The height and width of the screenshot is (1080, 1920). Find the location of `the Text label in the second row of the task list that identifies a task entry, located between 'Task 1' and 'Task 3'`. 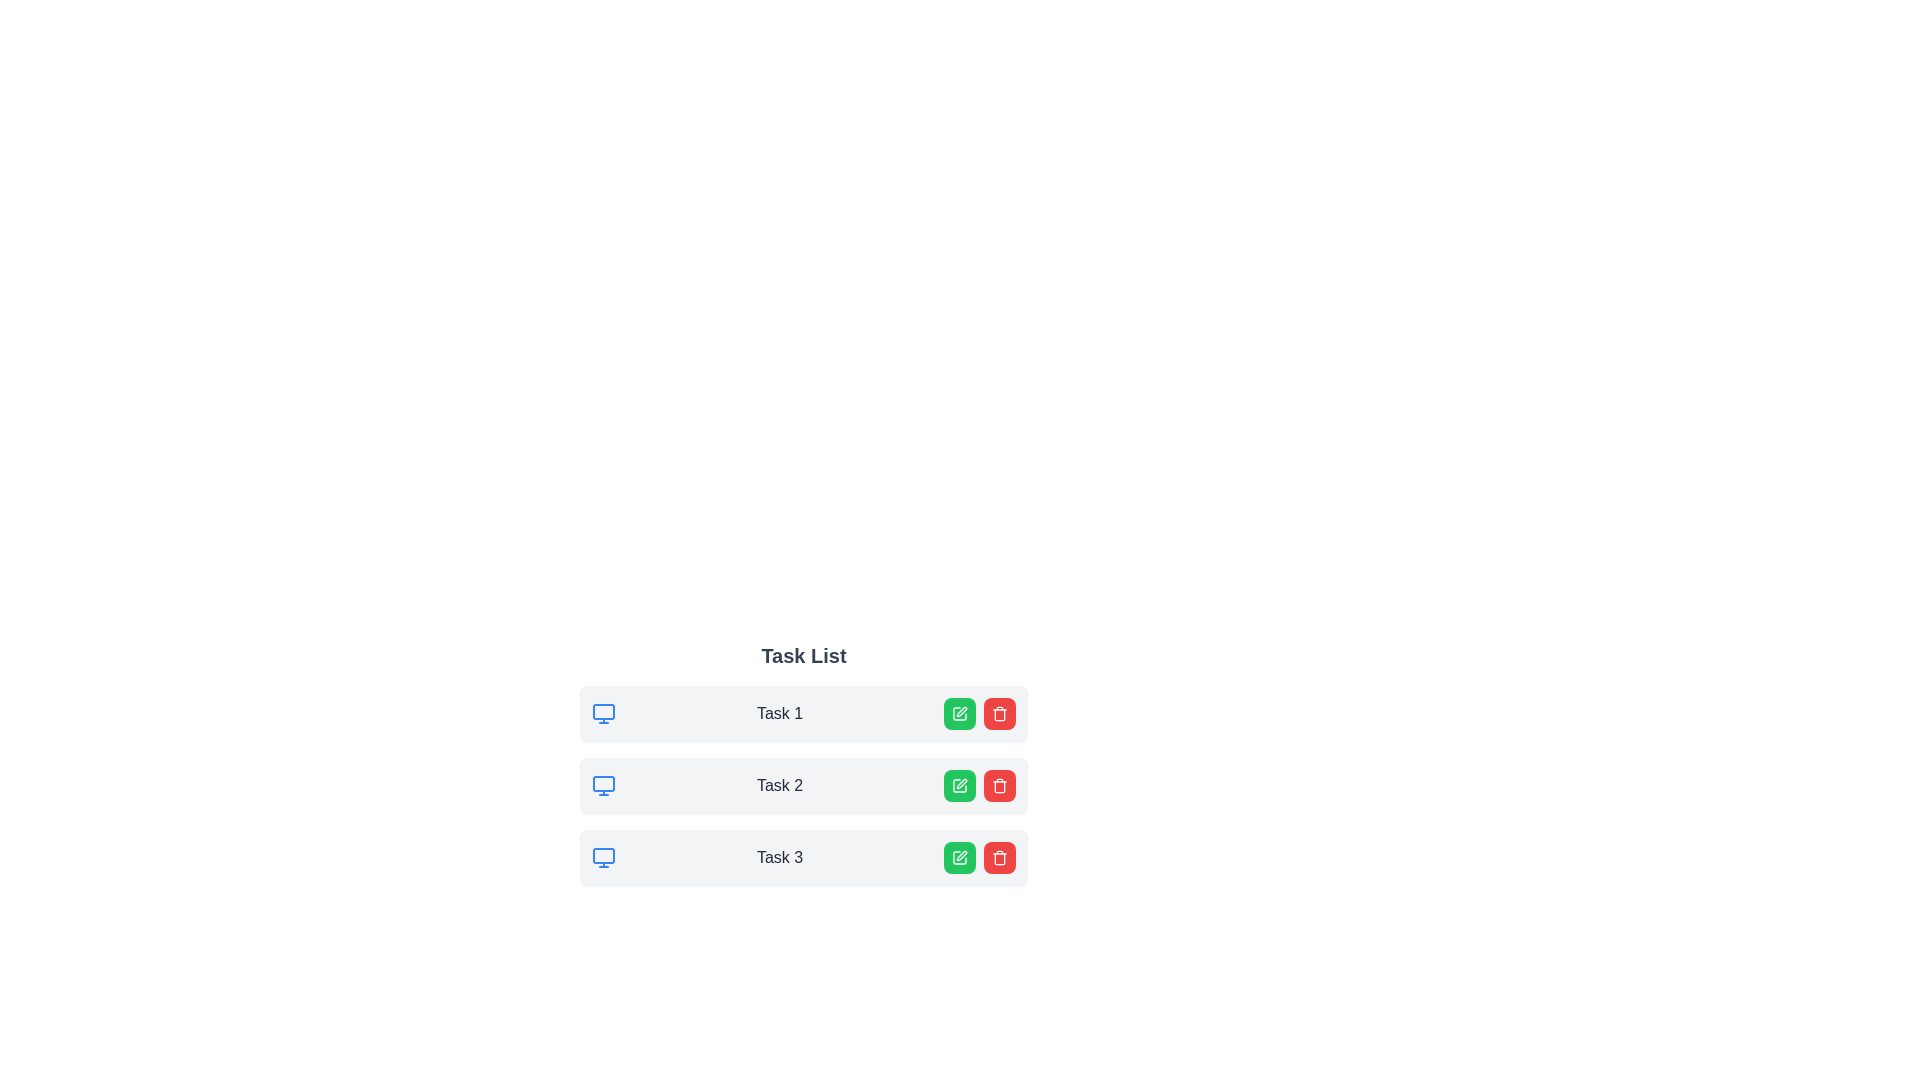

the Text label in the second row of the task list that identifies a task entry, located between 'Task 1' and 'Task 3' is located at coordinates (778, 785).